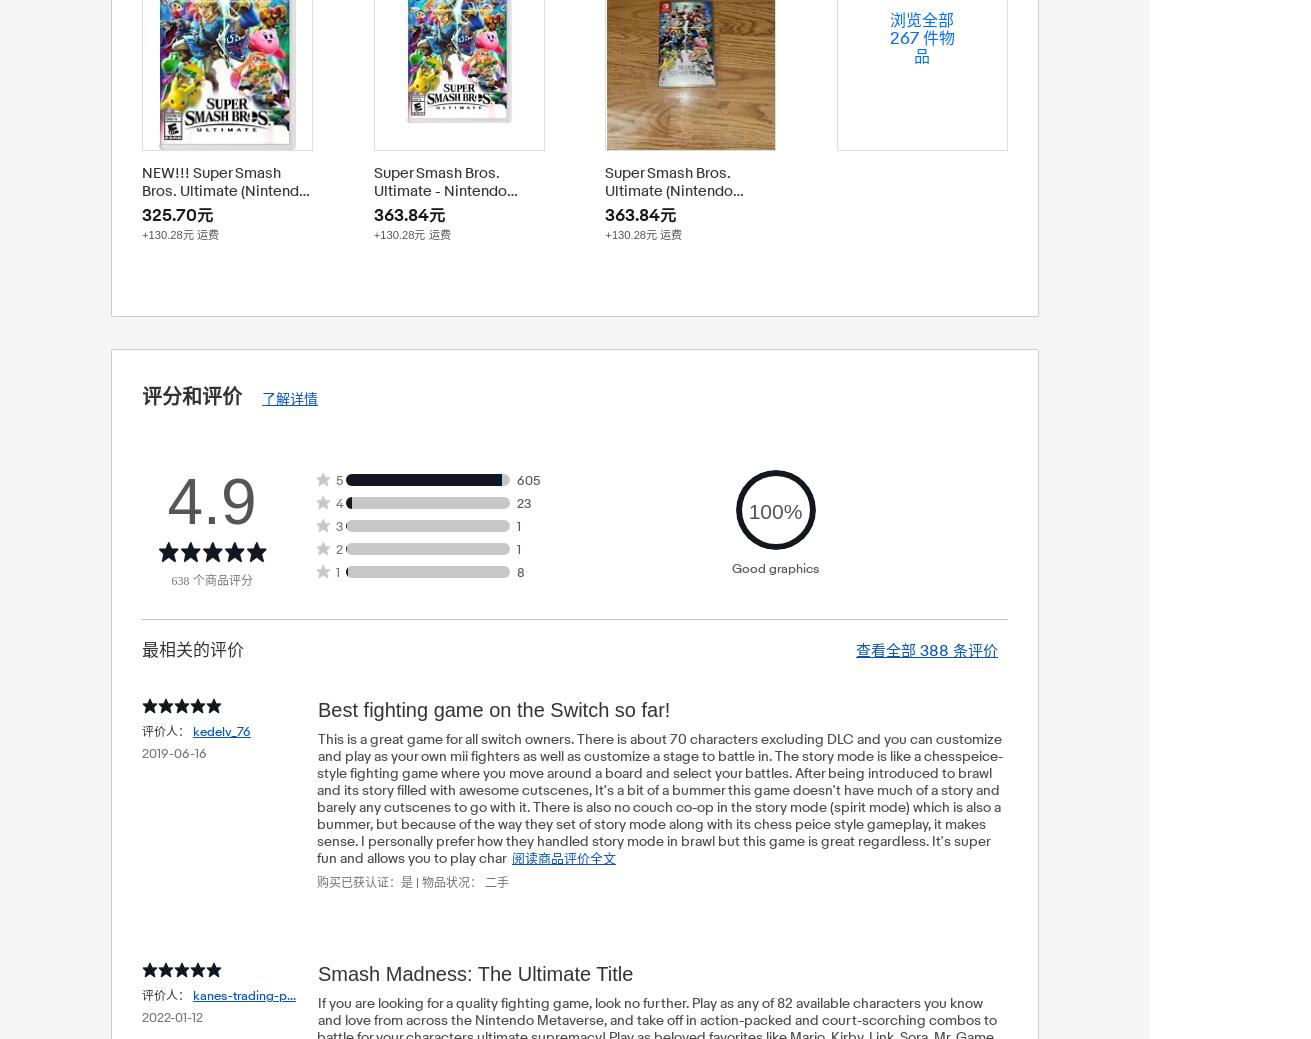 The height and width of the screenshot is (1039, 1311). Describe the element at coordinates (416, 882) in the screenshot. I see `'|'` at that location.